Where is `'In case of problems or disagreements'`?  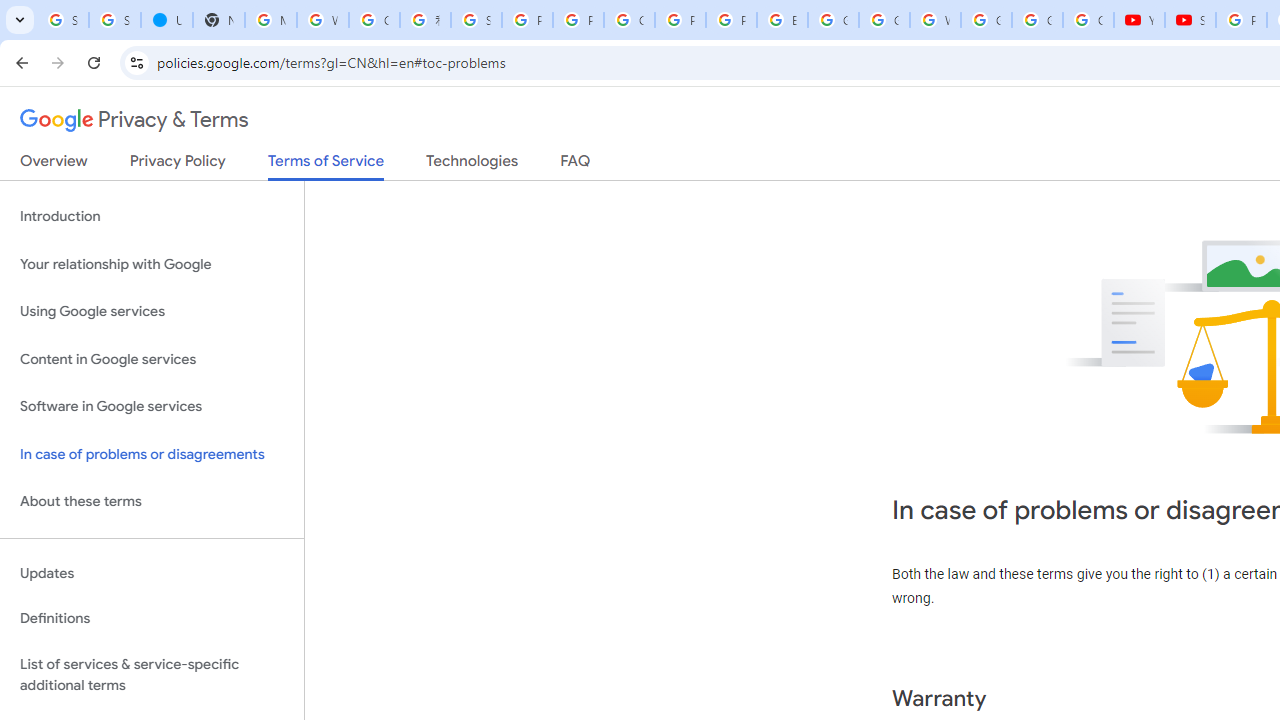 'In case of problems or disagreements' is located at coordinates (151, 454).